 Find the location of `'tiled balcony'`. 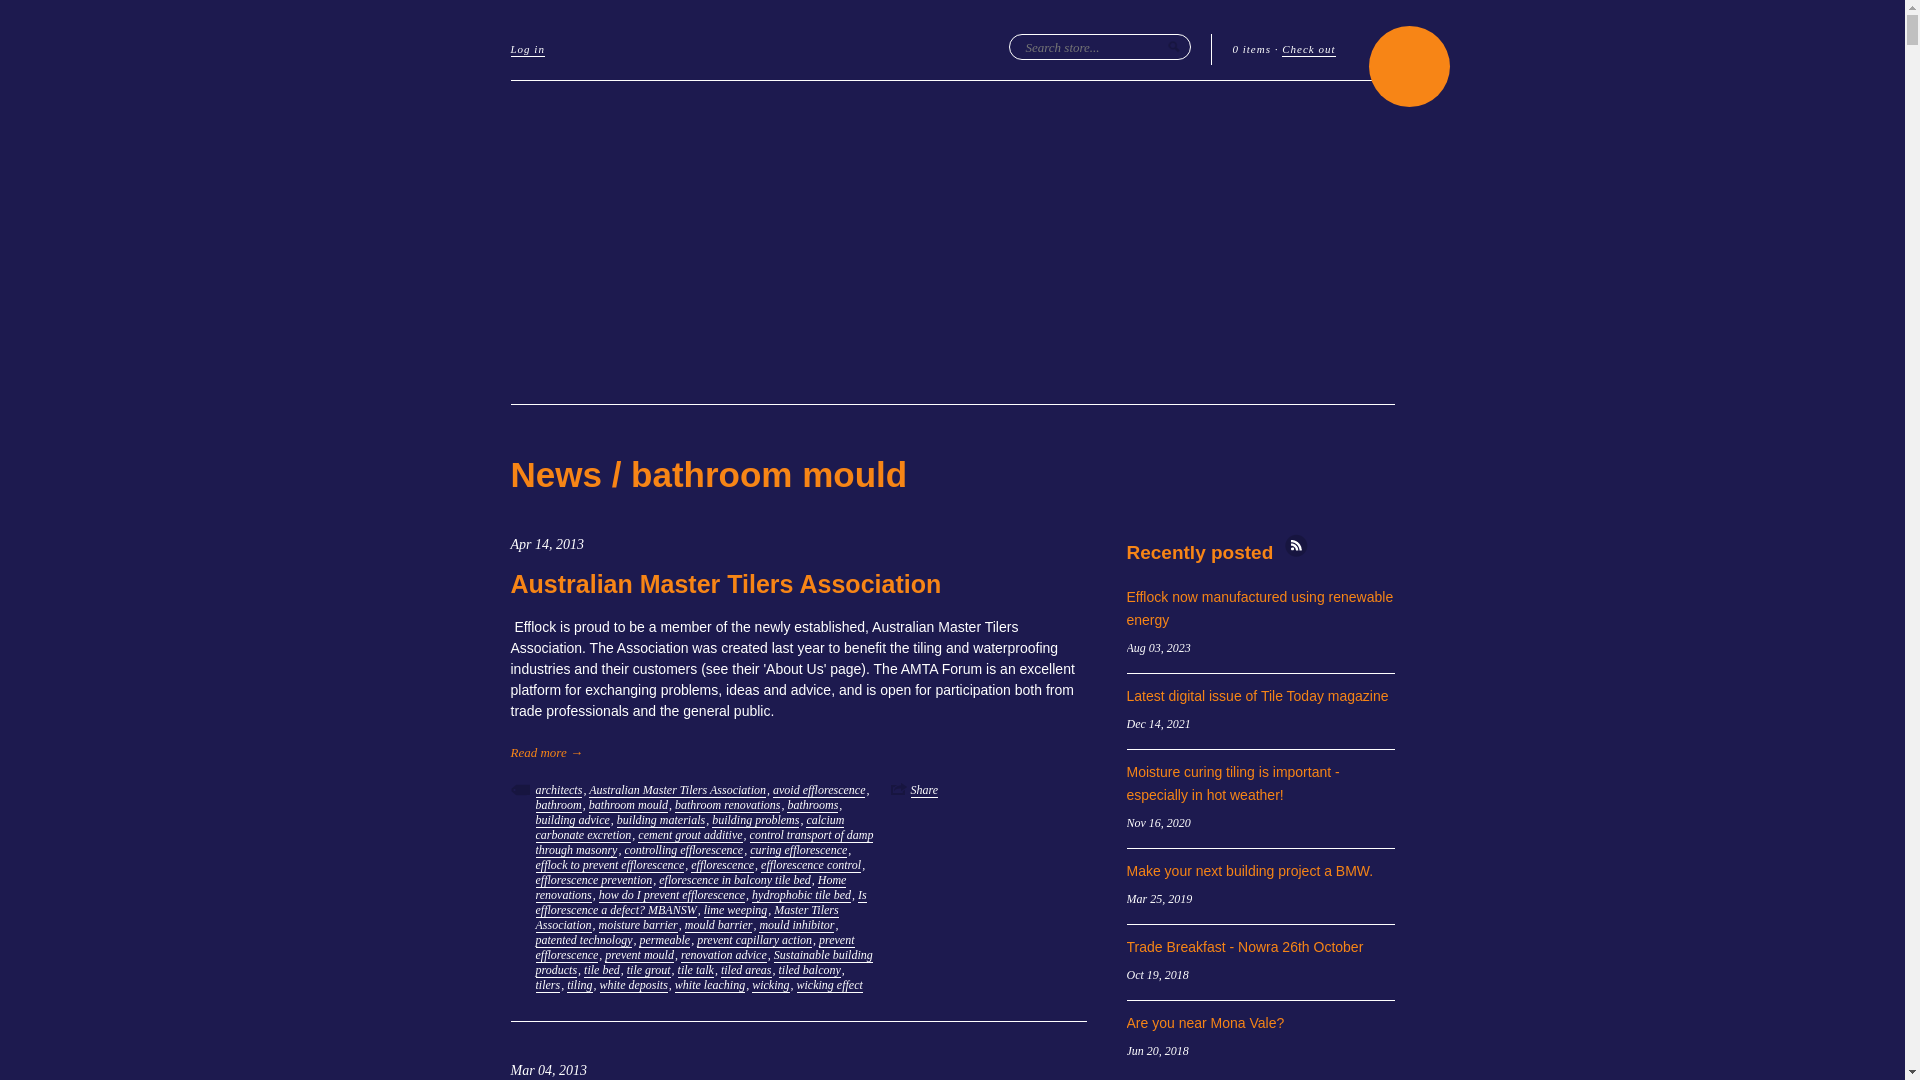

'tiled balcony' is located at coordinates (809, 969).